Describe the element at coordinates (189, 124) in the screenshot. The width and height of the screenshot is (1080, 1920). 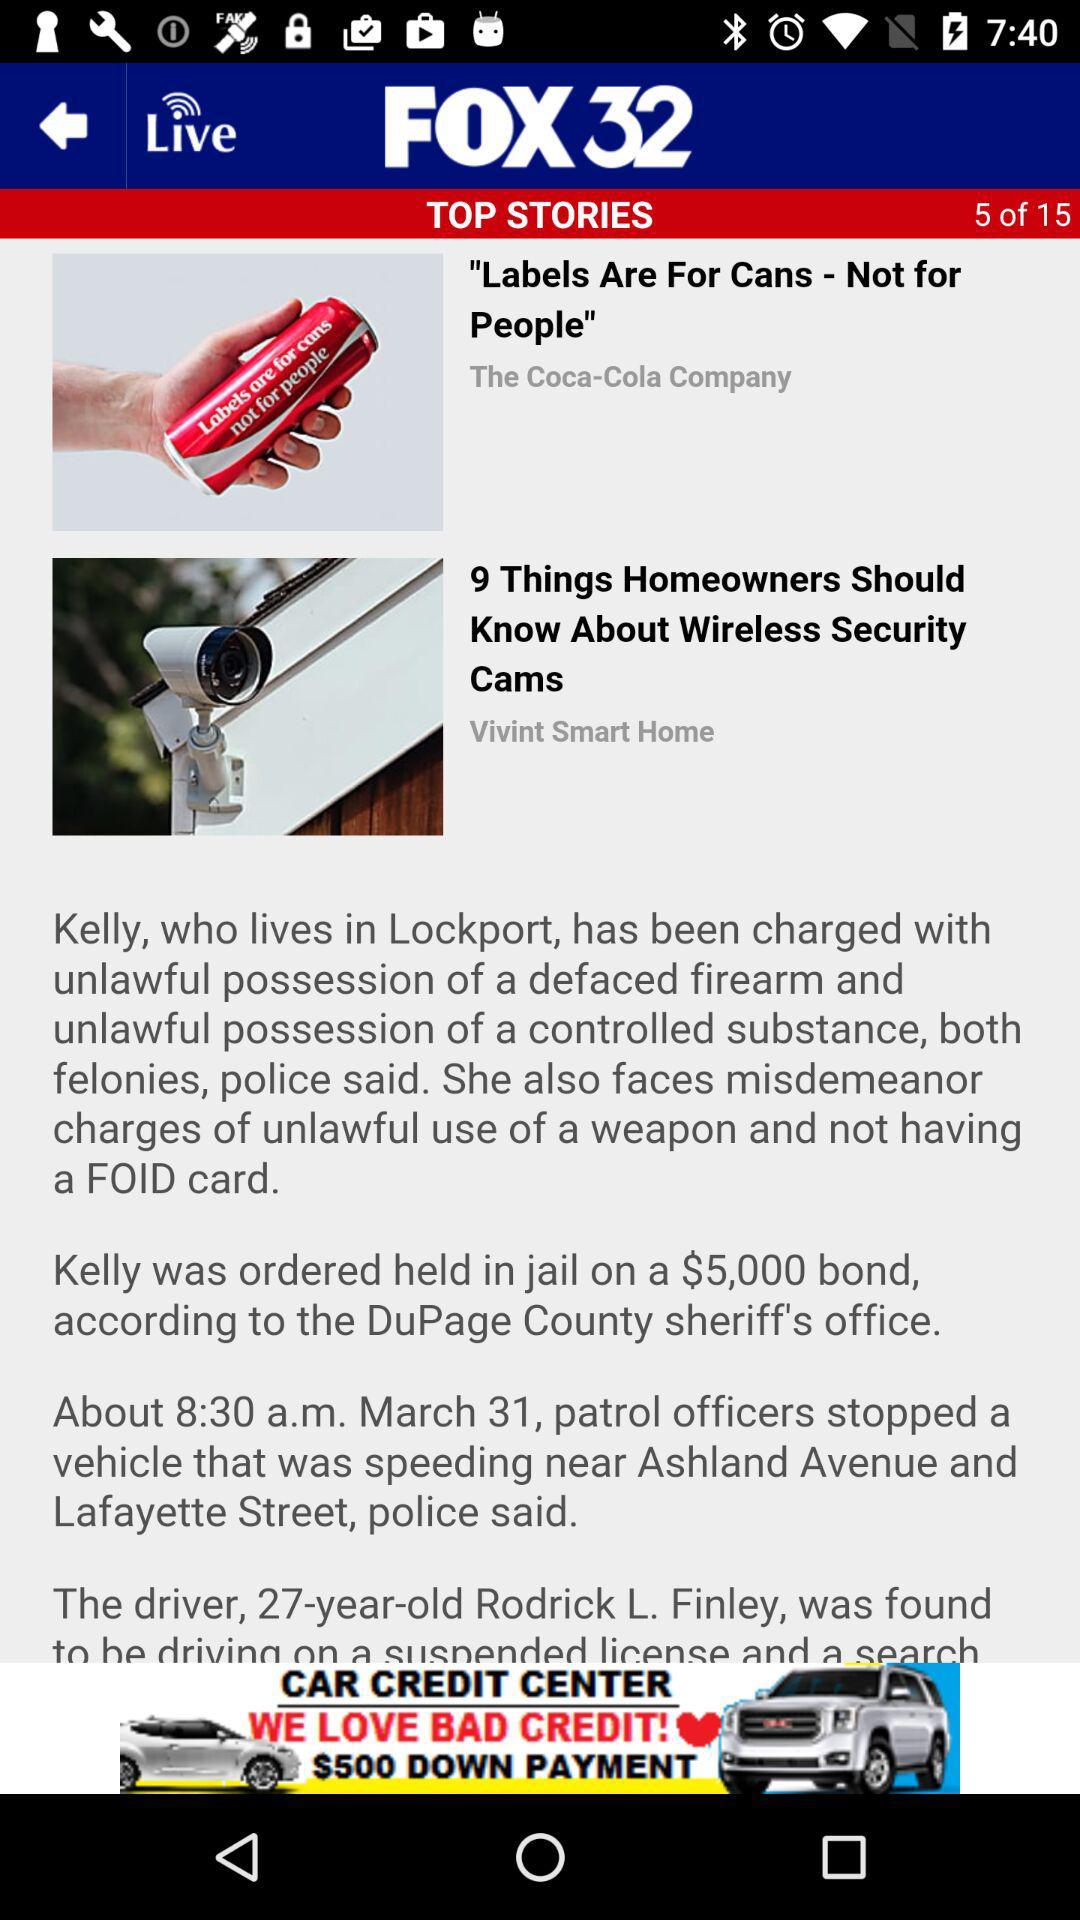
I see `live video` at that location.